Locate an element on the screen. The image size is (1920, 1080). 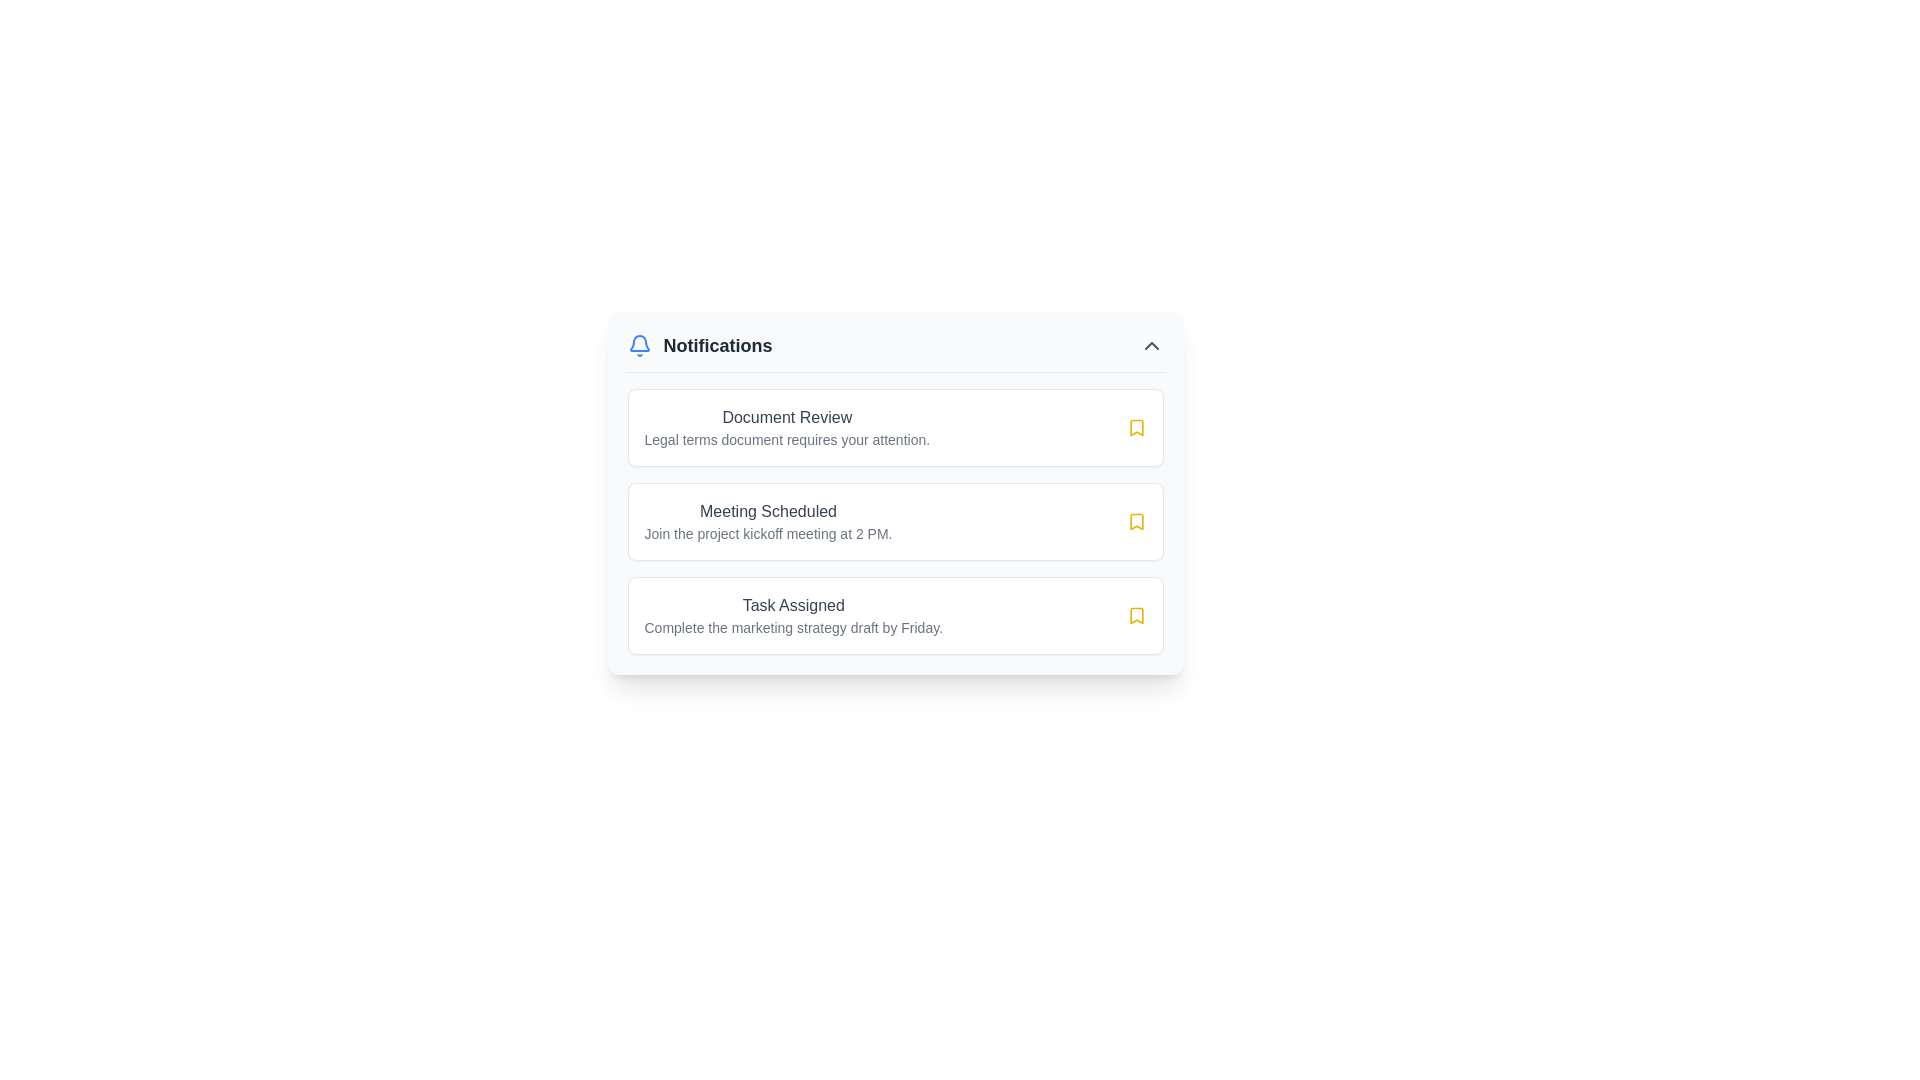
text in the second notification card under the 'Notifications' header, which is a Text block prompting users to review a specific legal terms document is located at coordinates (786, 438).